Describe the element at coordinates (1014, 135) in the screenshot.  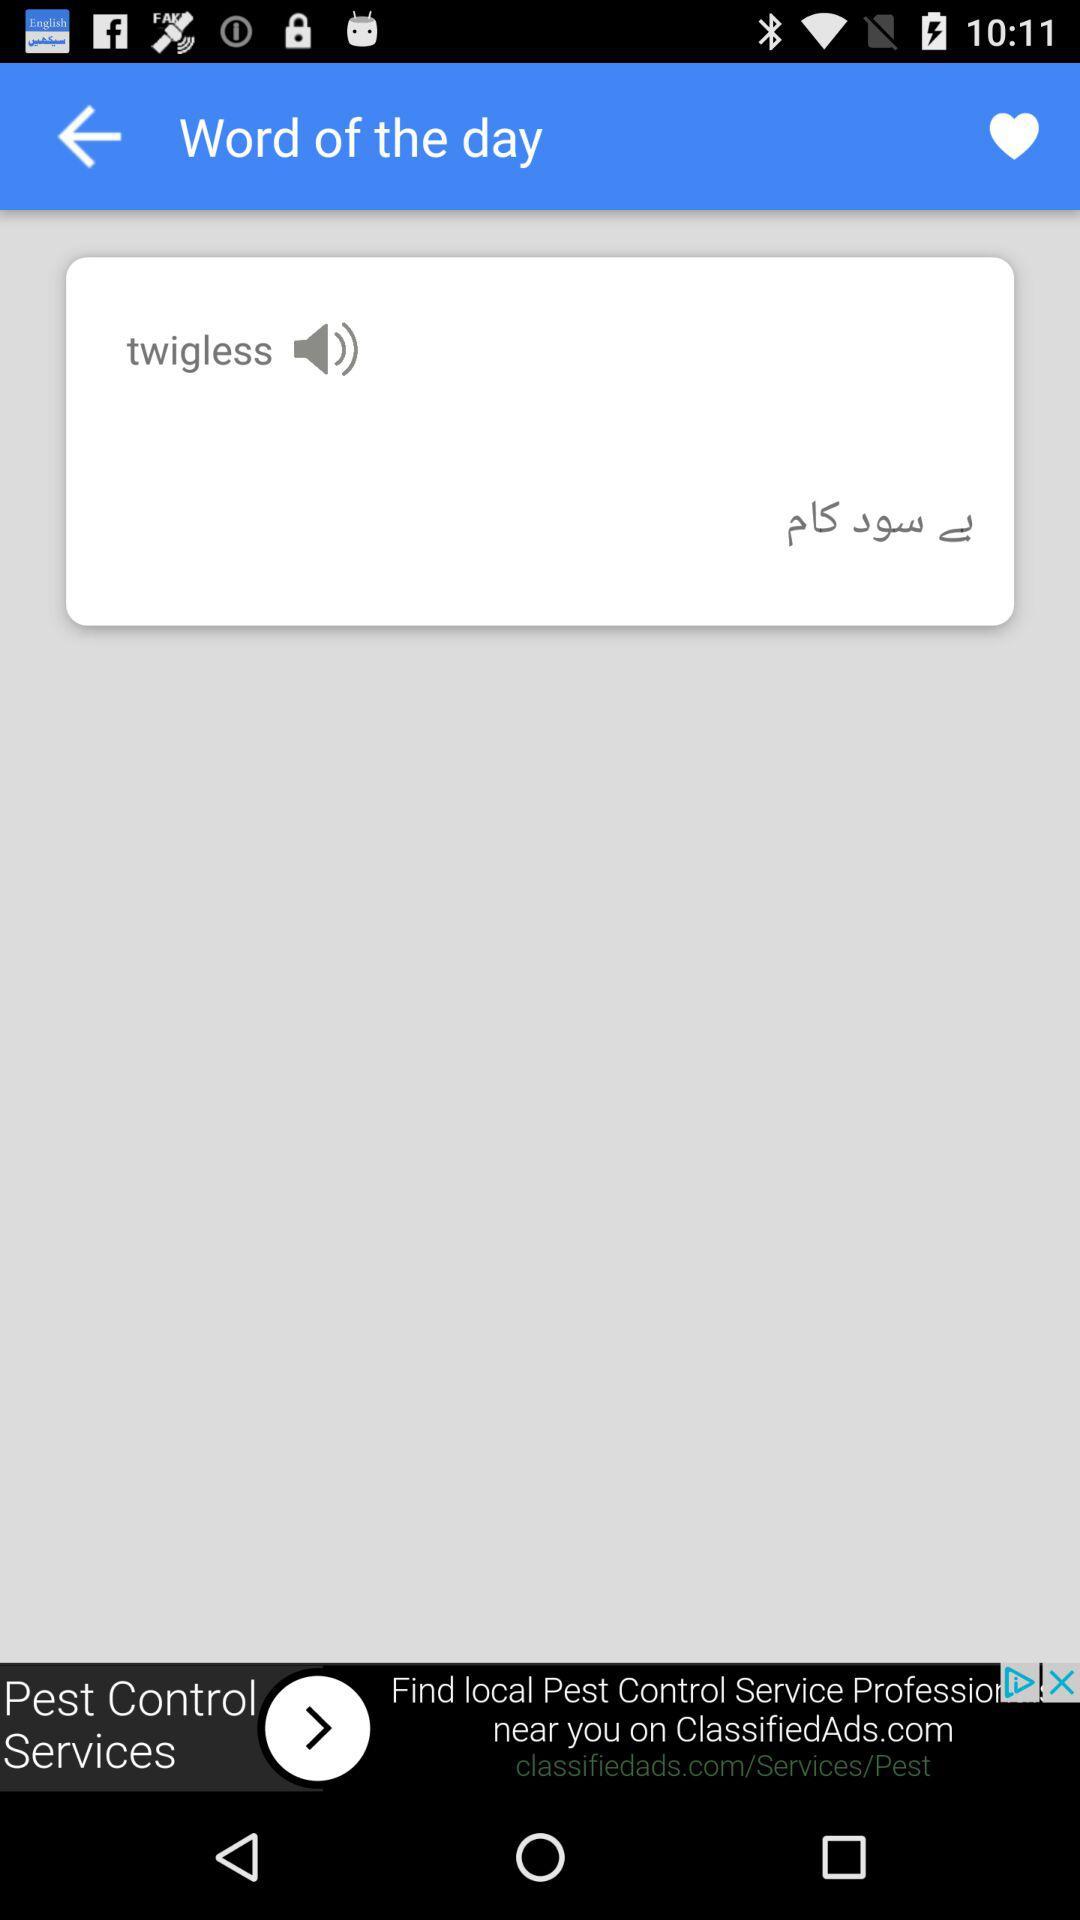
I see `symbol of like` at that location.